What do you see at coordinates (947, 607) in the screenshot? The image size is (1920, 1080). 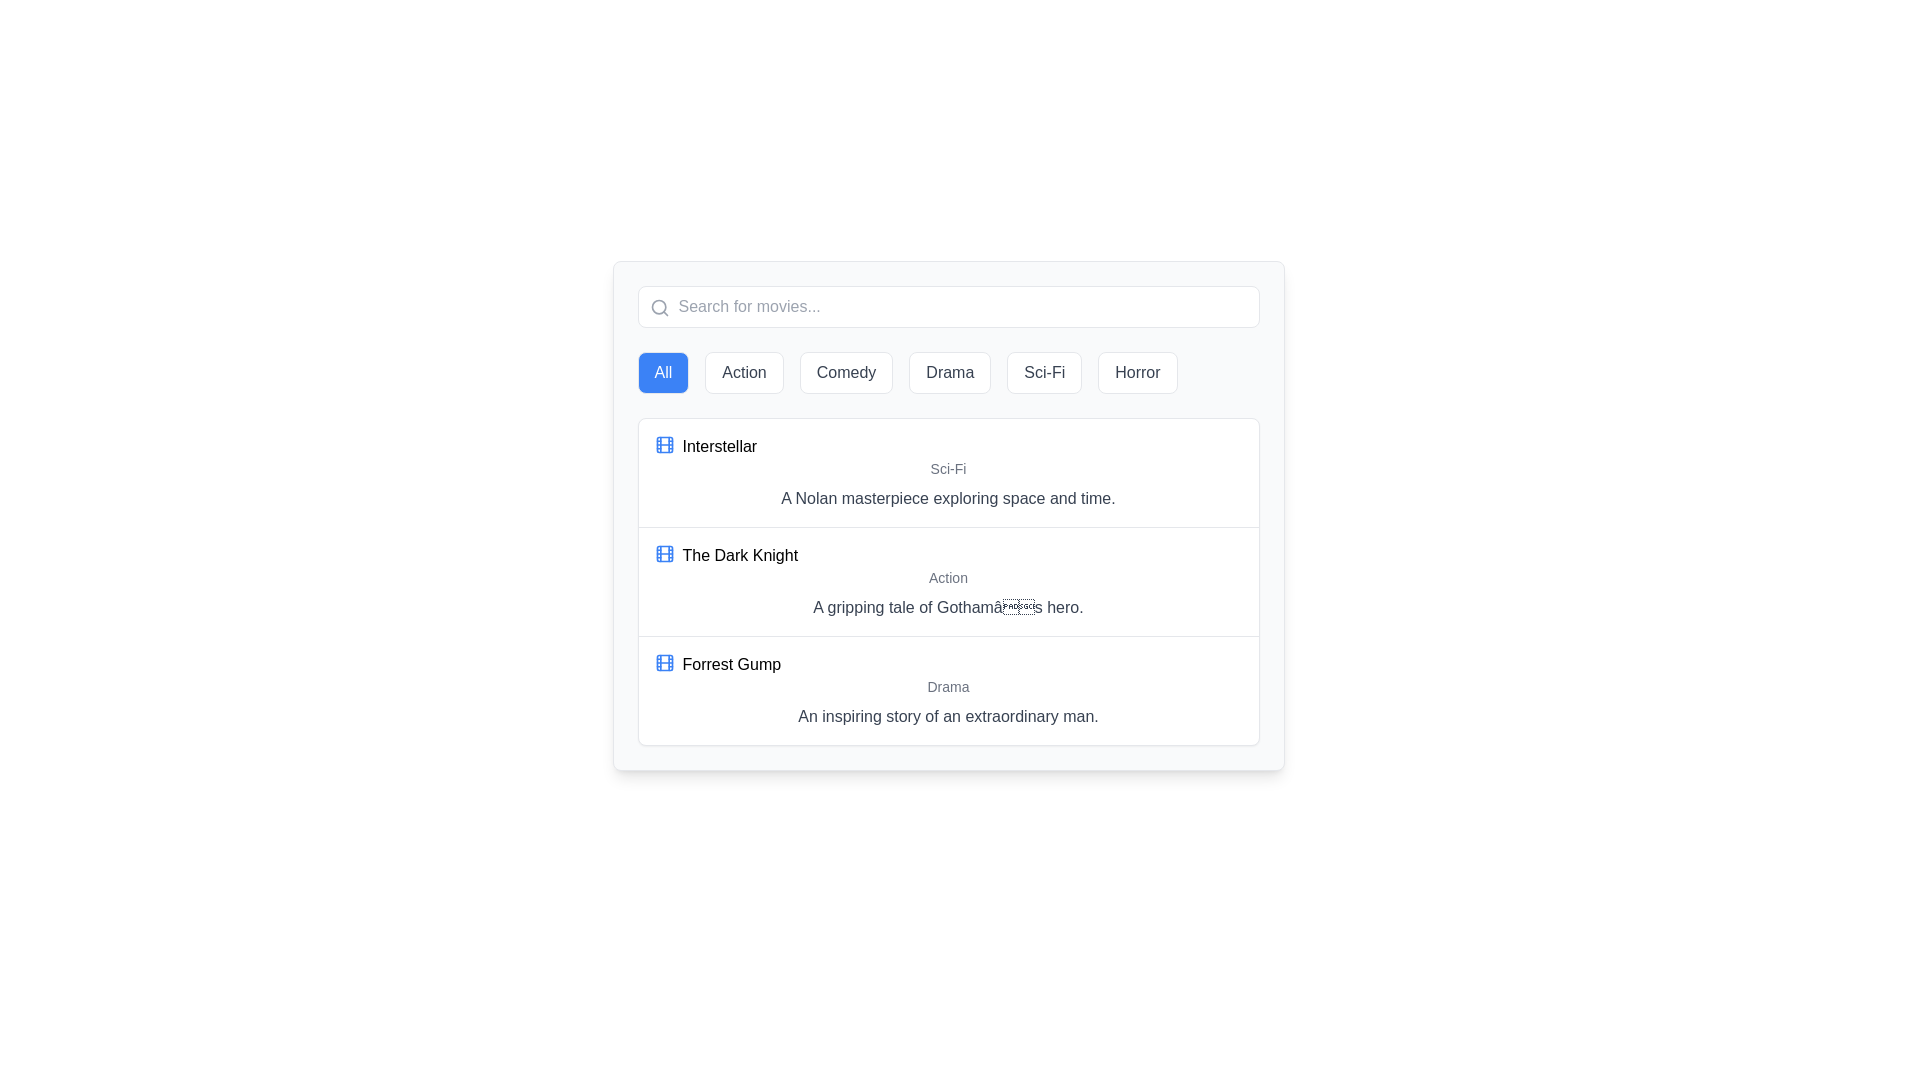 I see `the text label reading 'A gripping tale of Gotham’s hero.' located below the title 'The Dark Knight' and the genre 'Action' in the movie entry section` at bounding box center [947, 607].